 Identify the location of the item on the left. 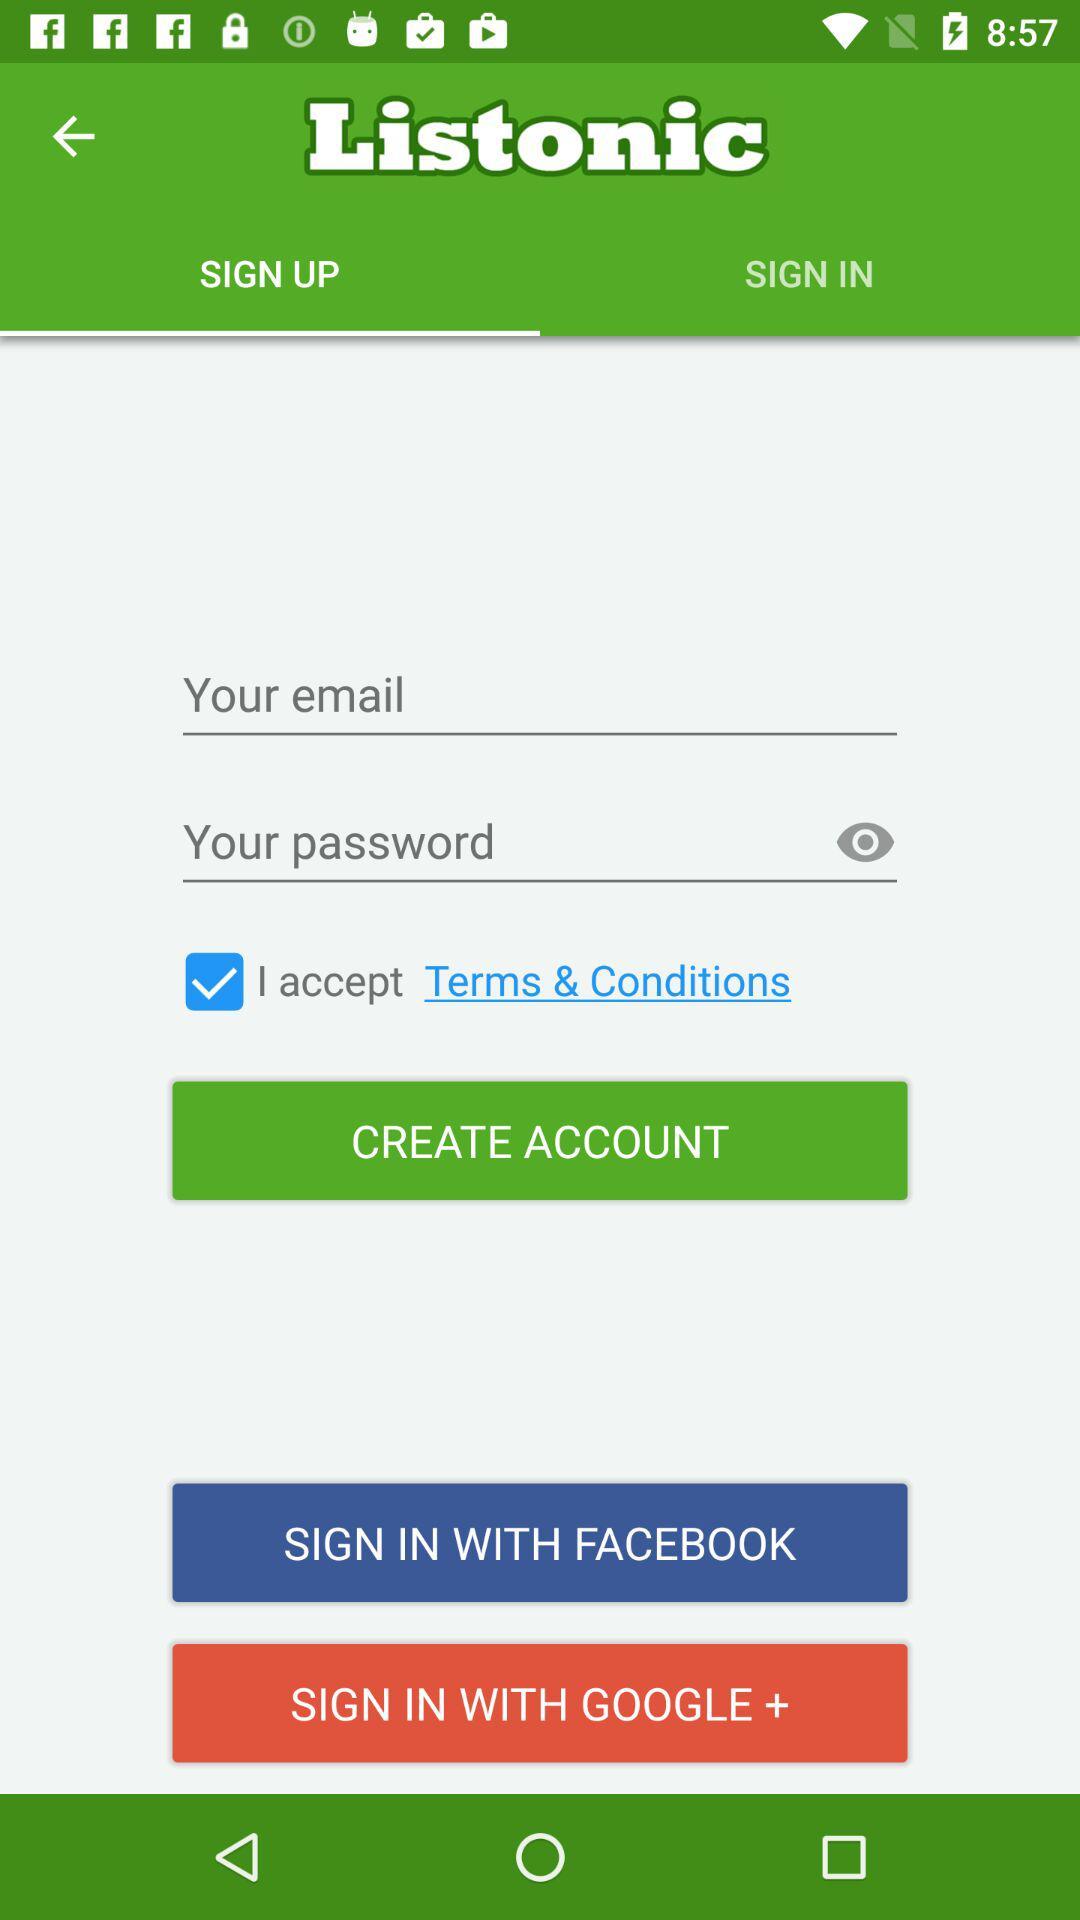
(214, 981).